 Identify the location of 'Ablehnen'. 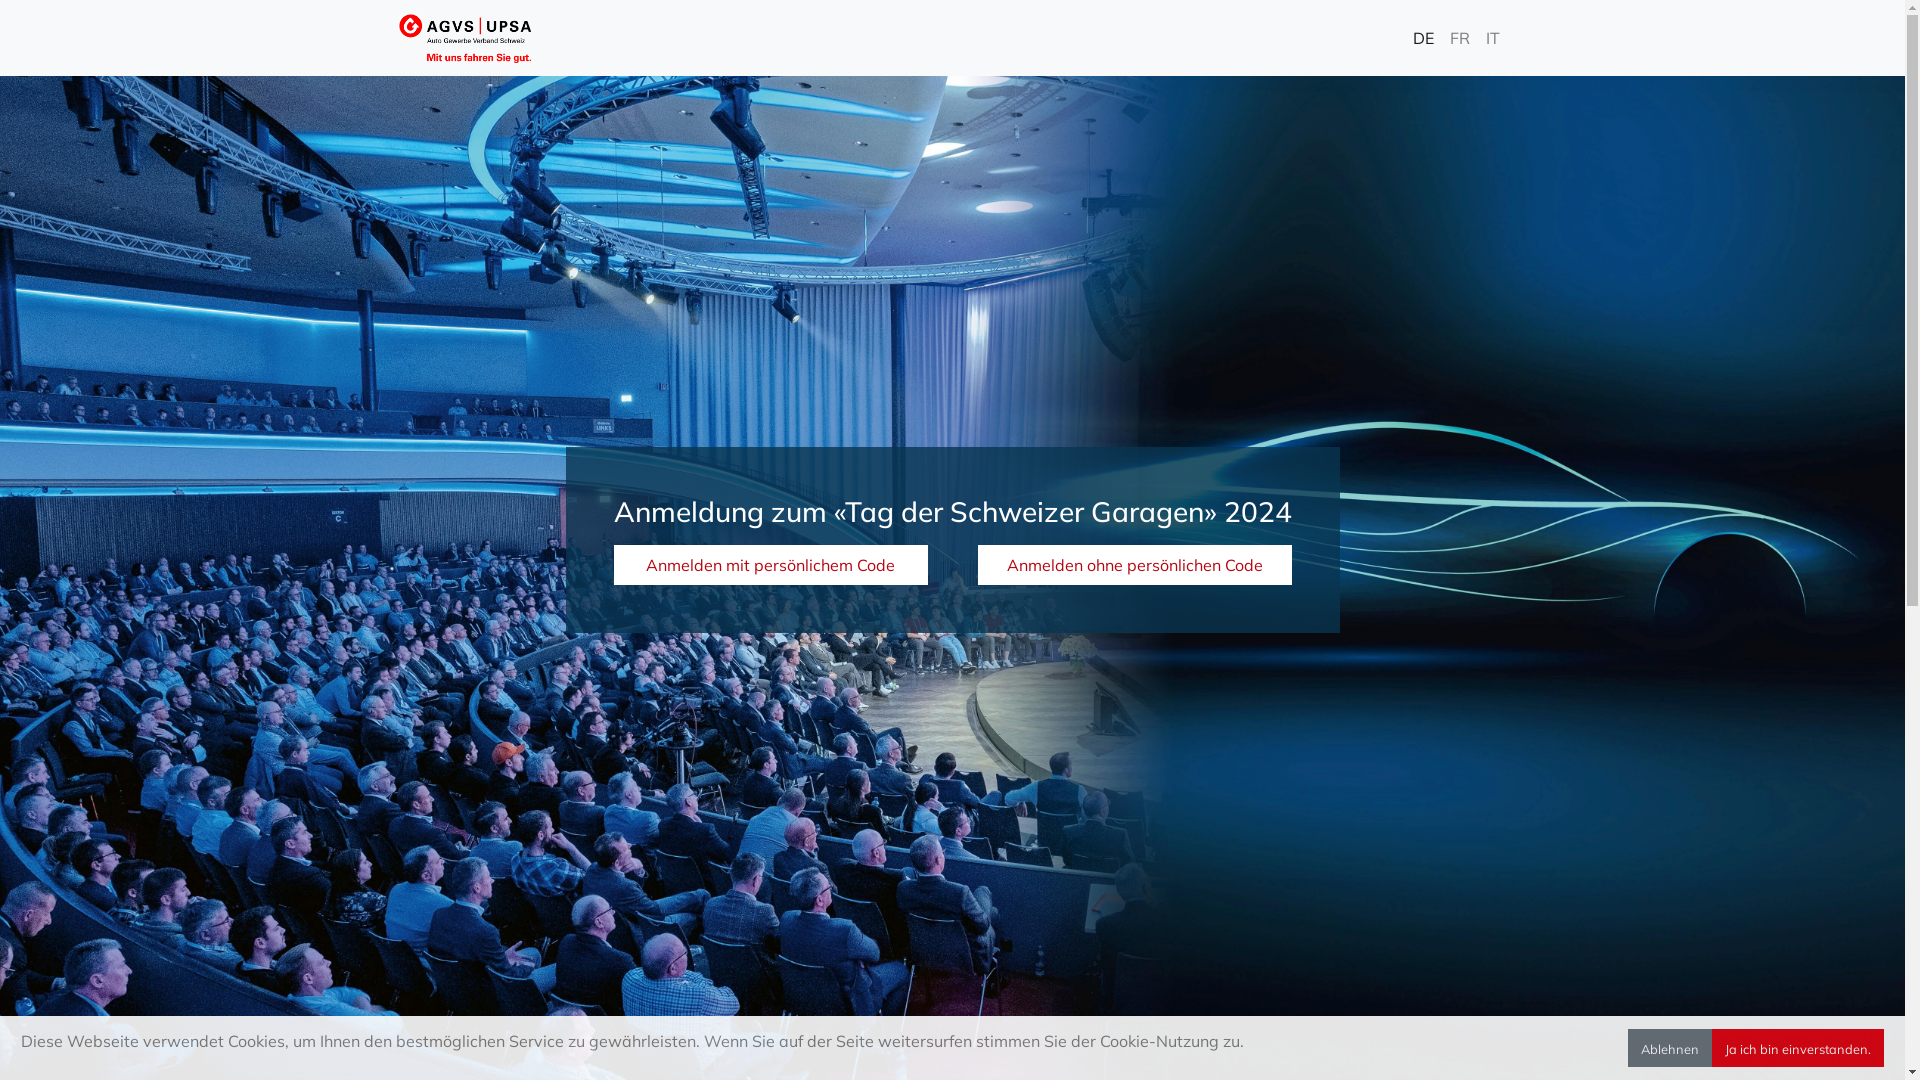
(1670, 1047).